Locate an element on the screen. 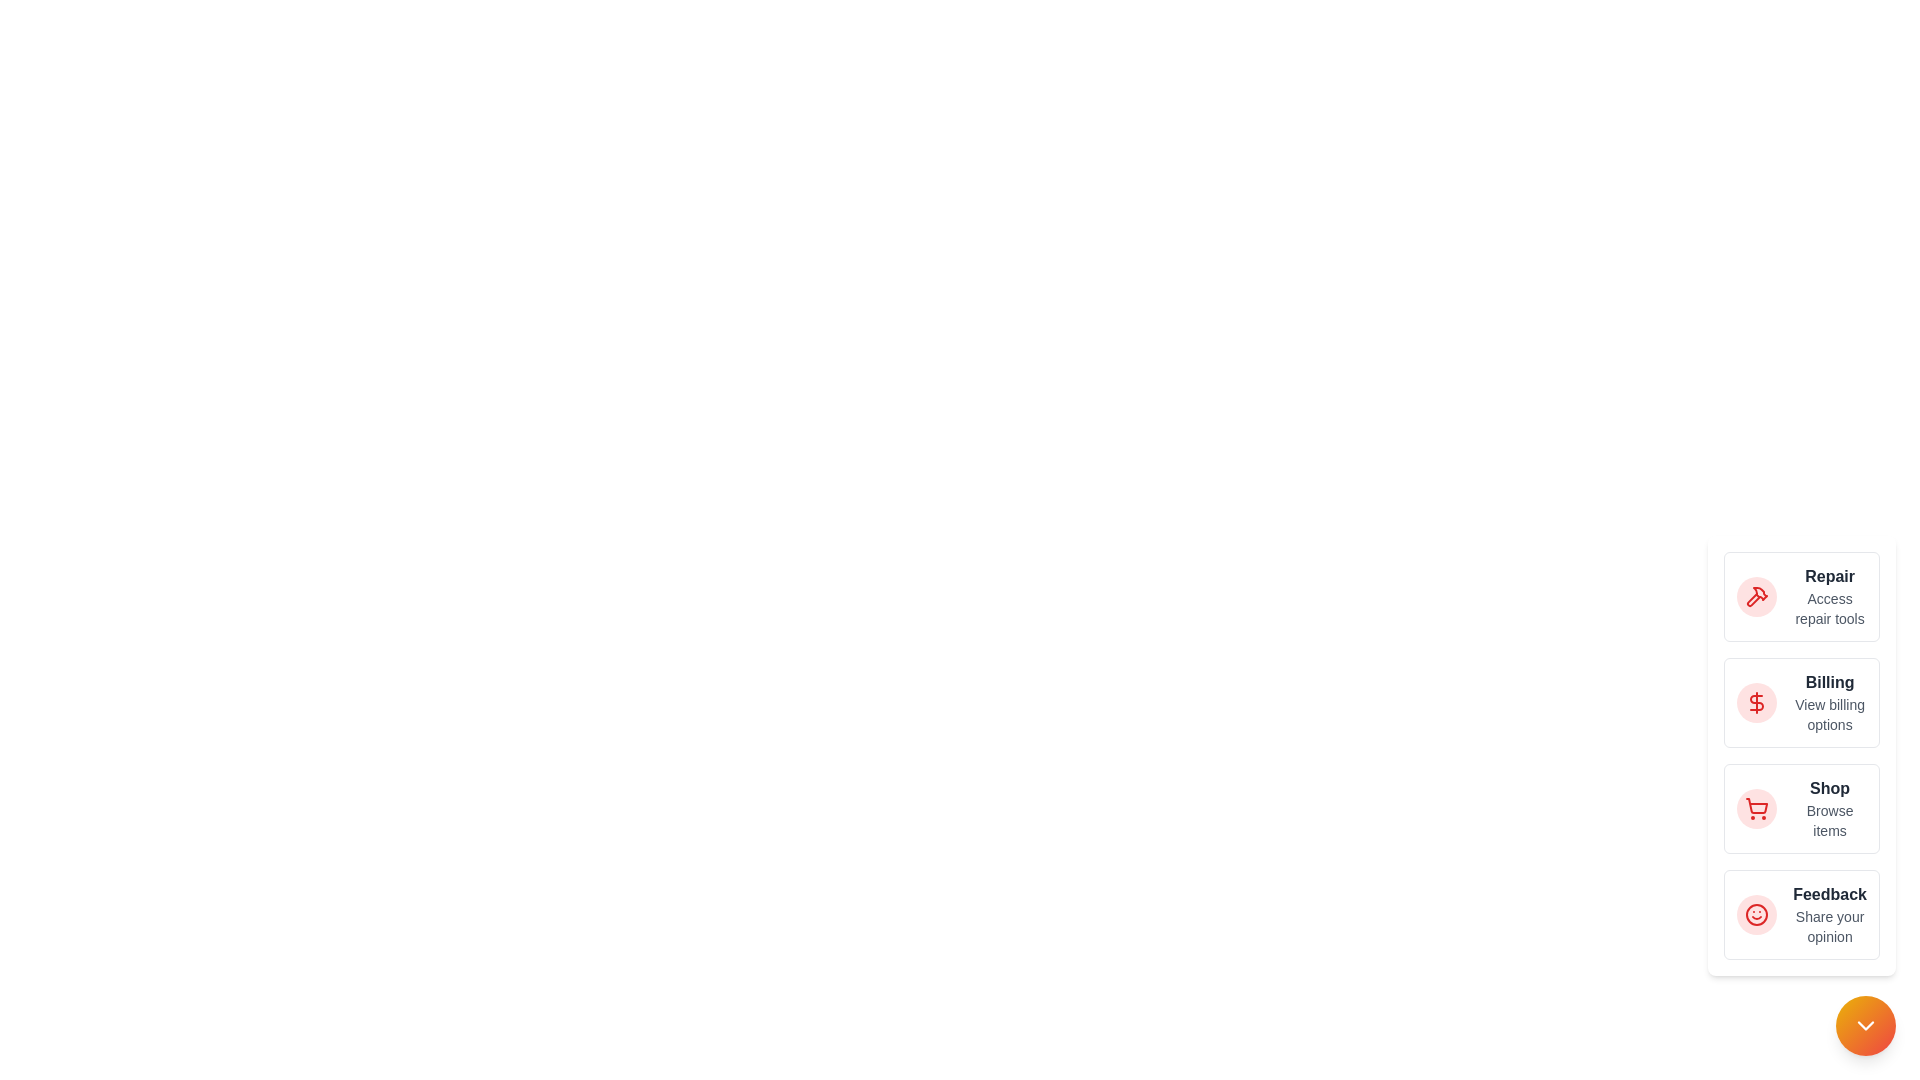  the toggle button to open or close the speed dial menu is located at coordinates (1865, 1026).